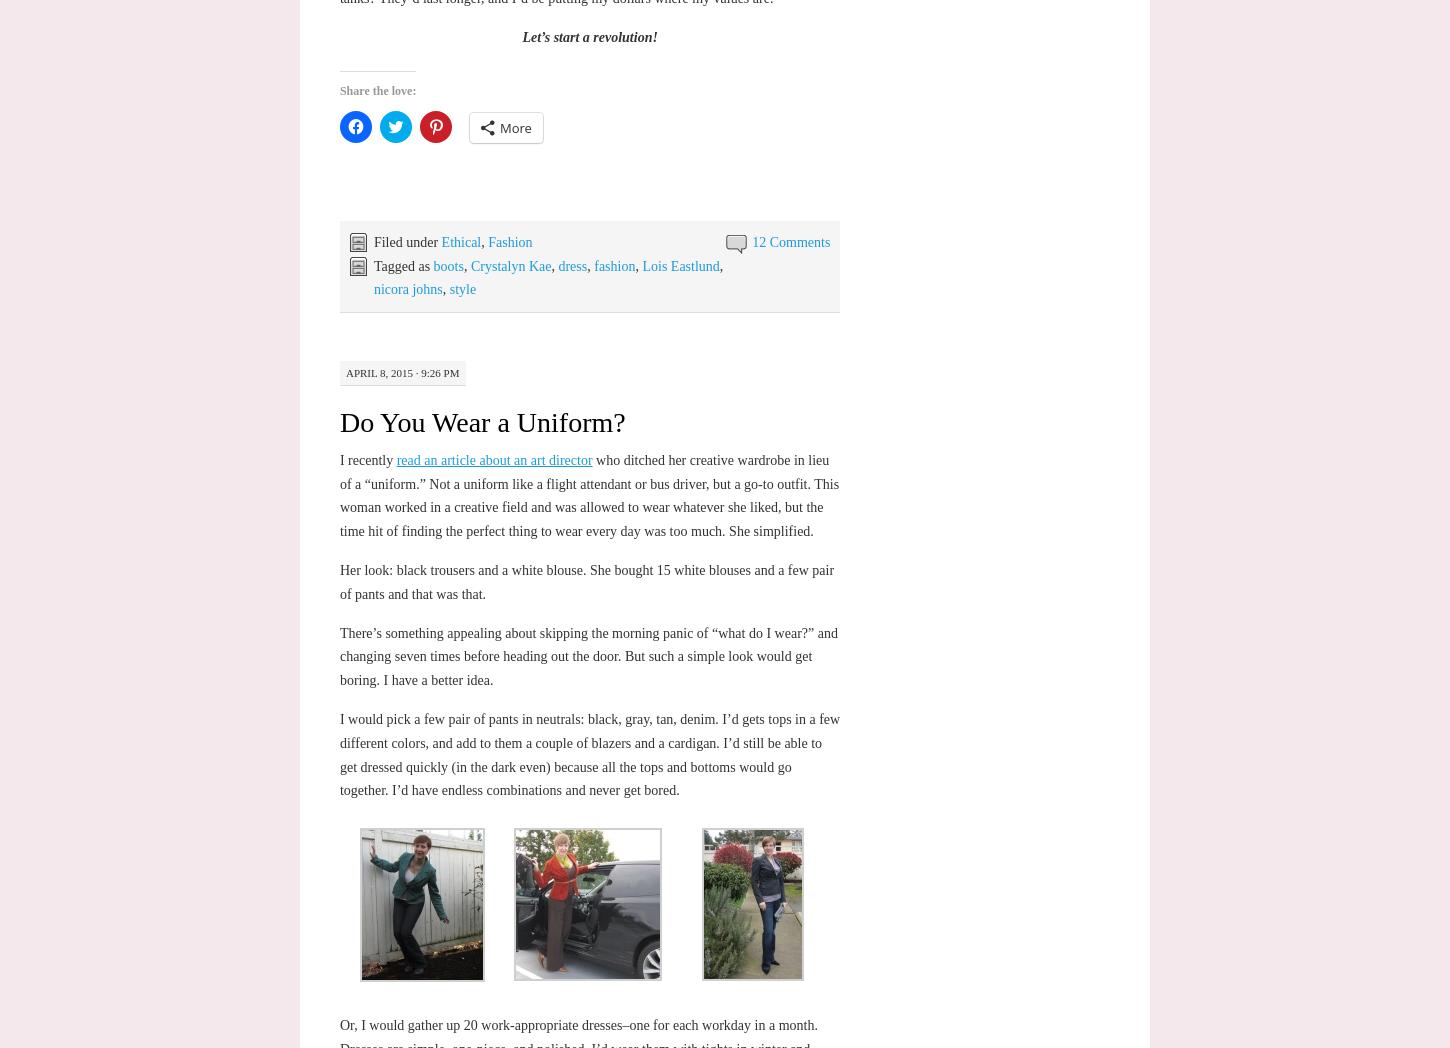 This screenshot has height=1048, width=1450. What do you see at coordinates (406, 288) in the screenshot?
I see `'nicora johns'` at bounding box center [406, 288].